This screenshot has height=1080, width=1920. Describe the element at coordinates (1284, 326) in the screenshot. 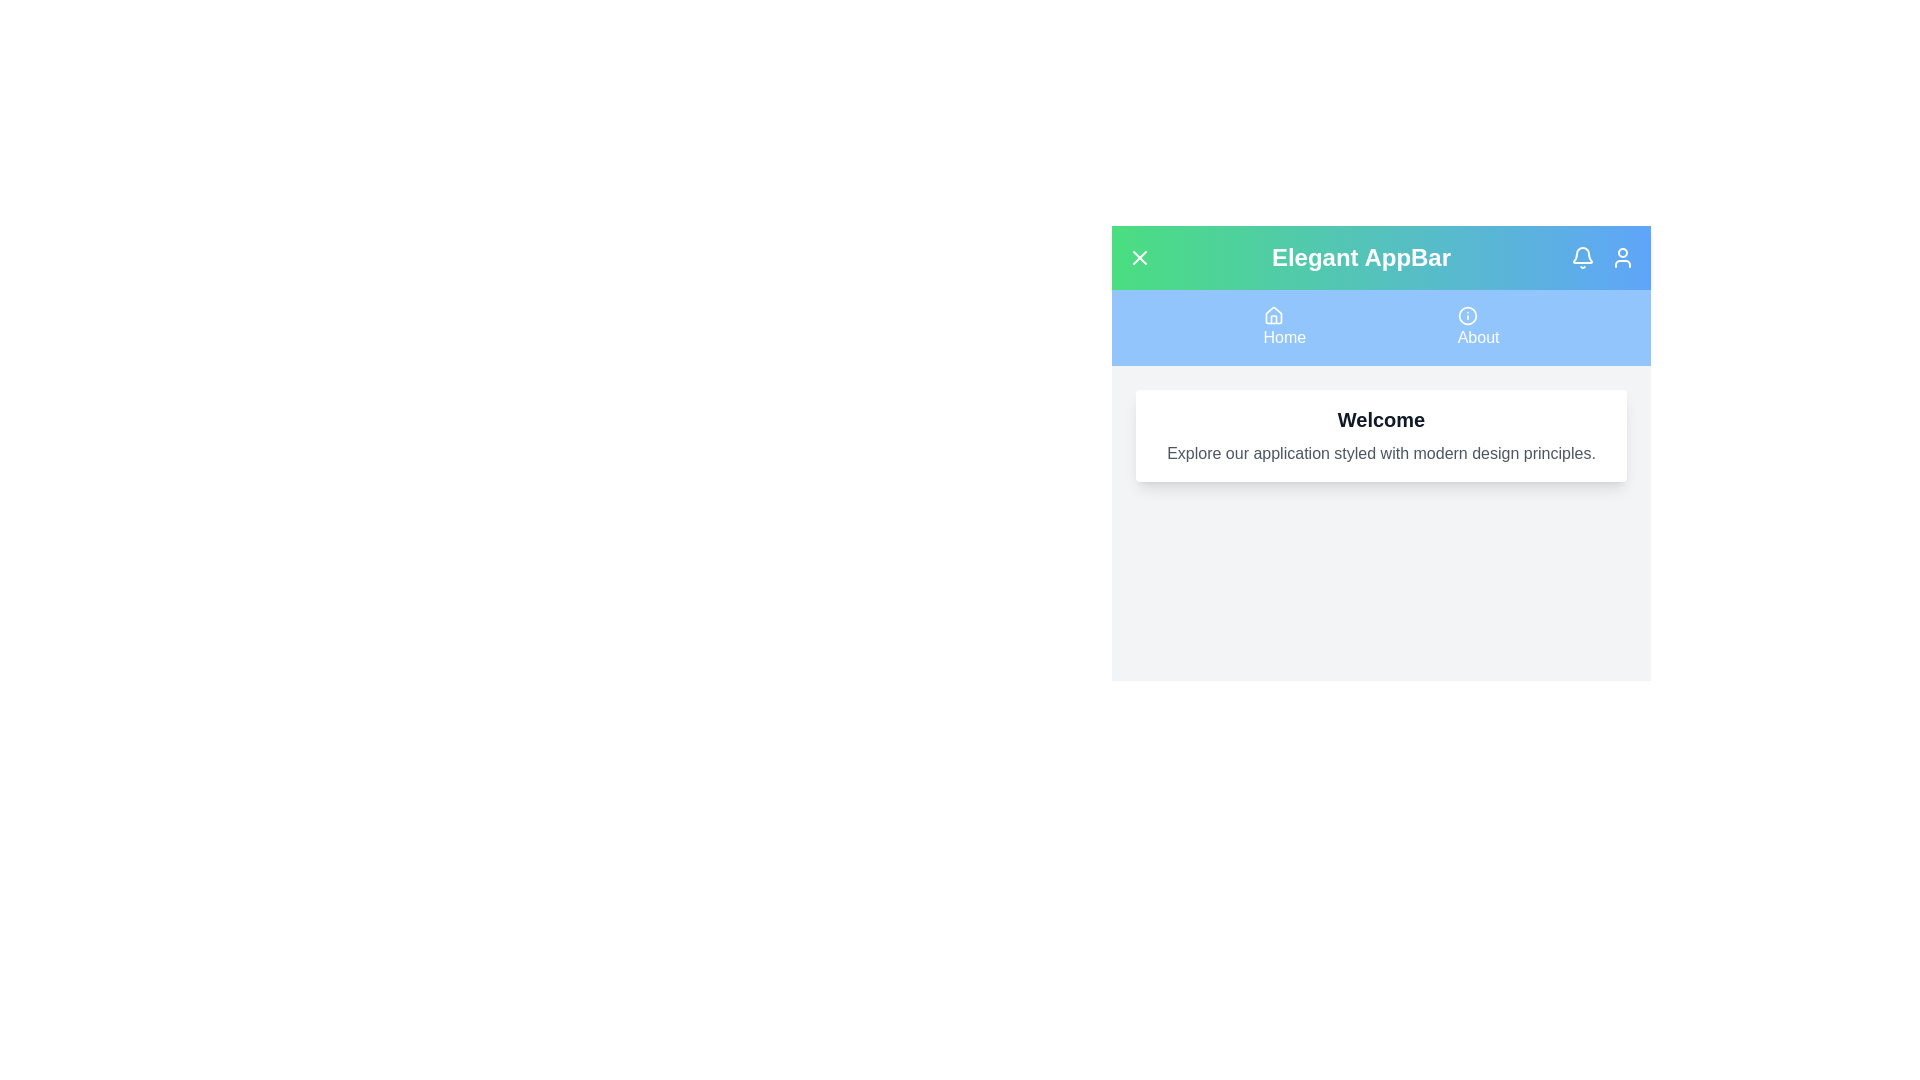

I see `the 'Home' navigation item in the navigation bar` at that location.